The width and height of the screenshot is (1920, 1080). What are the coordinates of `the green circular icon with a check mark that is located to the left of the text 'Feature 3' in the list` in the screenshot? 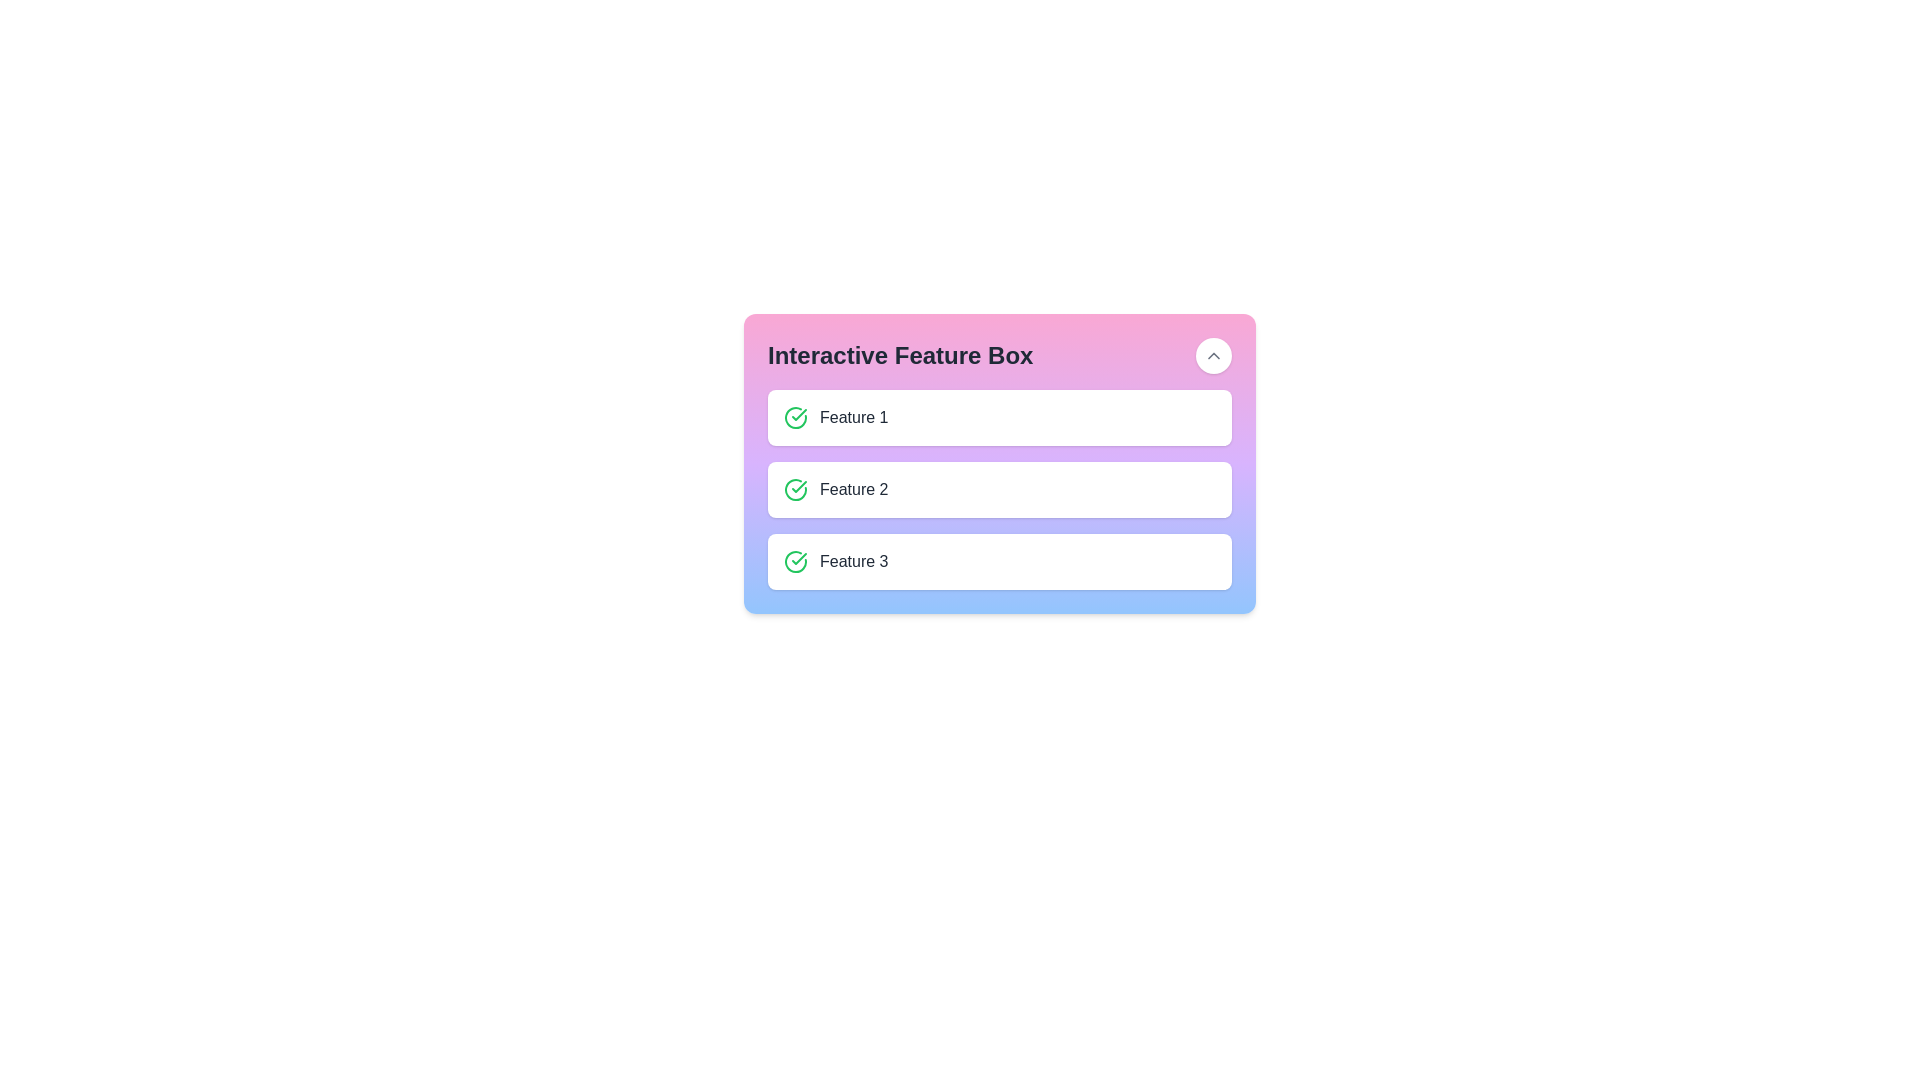 It's located at (795, 562).